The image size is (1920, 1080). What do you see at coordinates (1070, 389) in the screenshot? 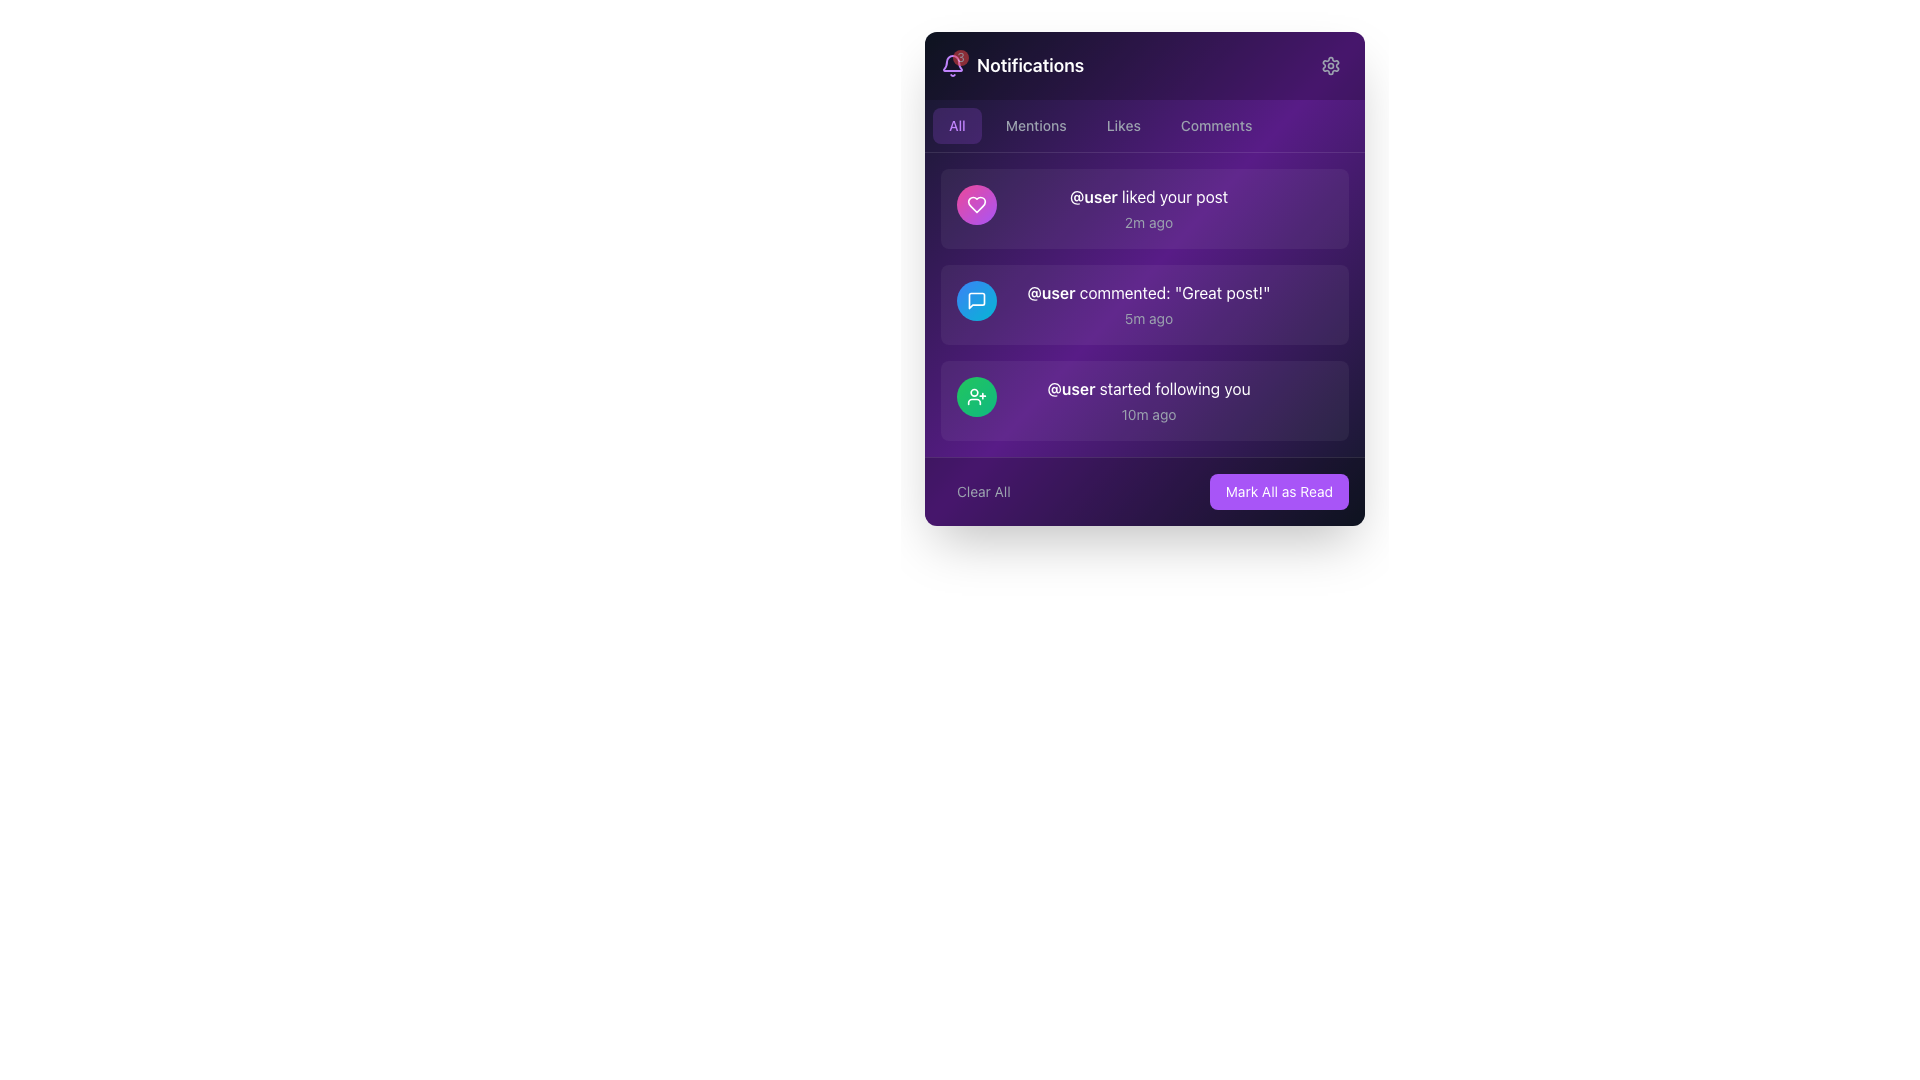
I see `the username label in the third notification entry that reads '@user started following you'` at bounding box center [1070, 389].